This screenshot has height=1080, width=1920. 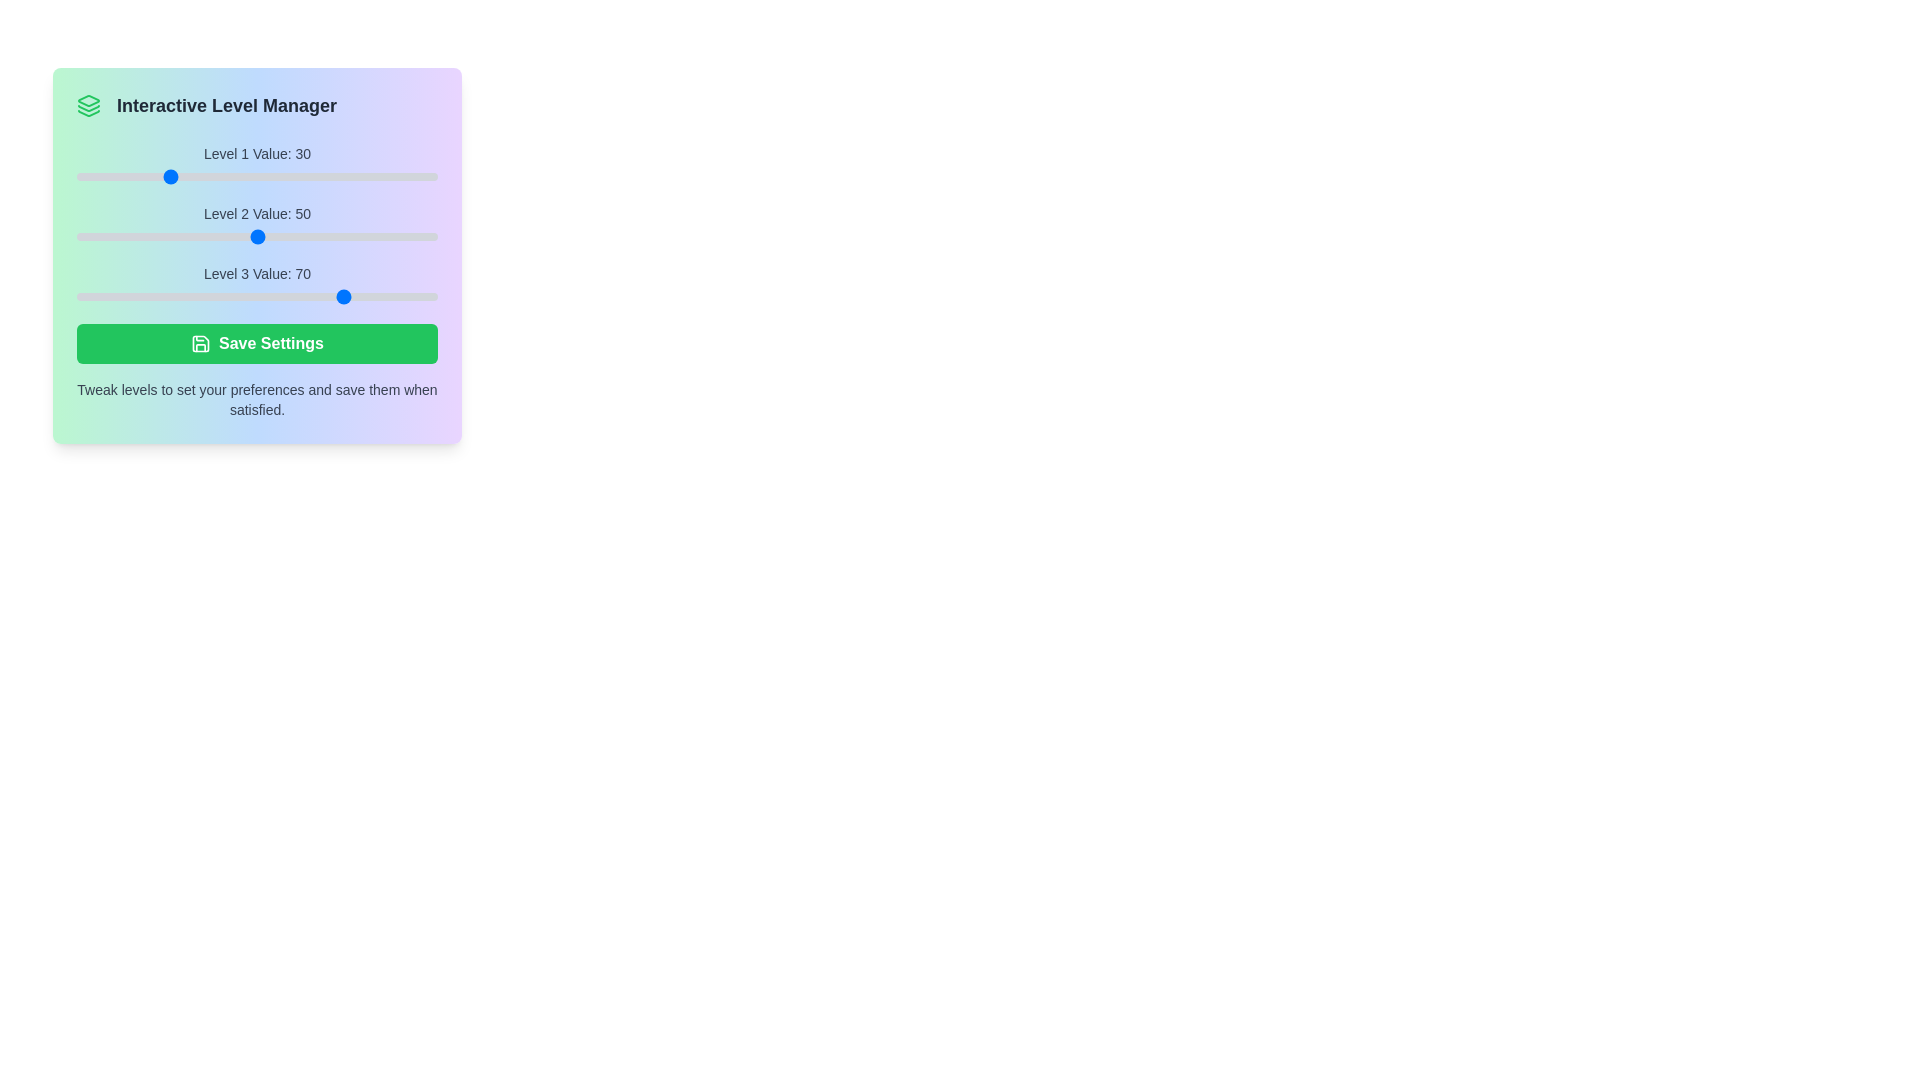 I want to click on the handle of the slider located below the label 'Level 2 Value: 50', so click(x=256, y=235).